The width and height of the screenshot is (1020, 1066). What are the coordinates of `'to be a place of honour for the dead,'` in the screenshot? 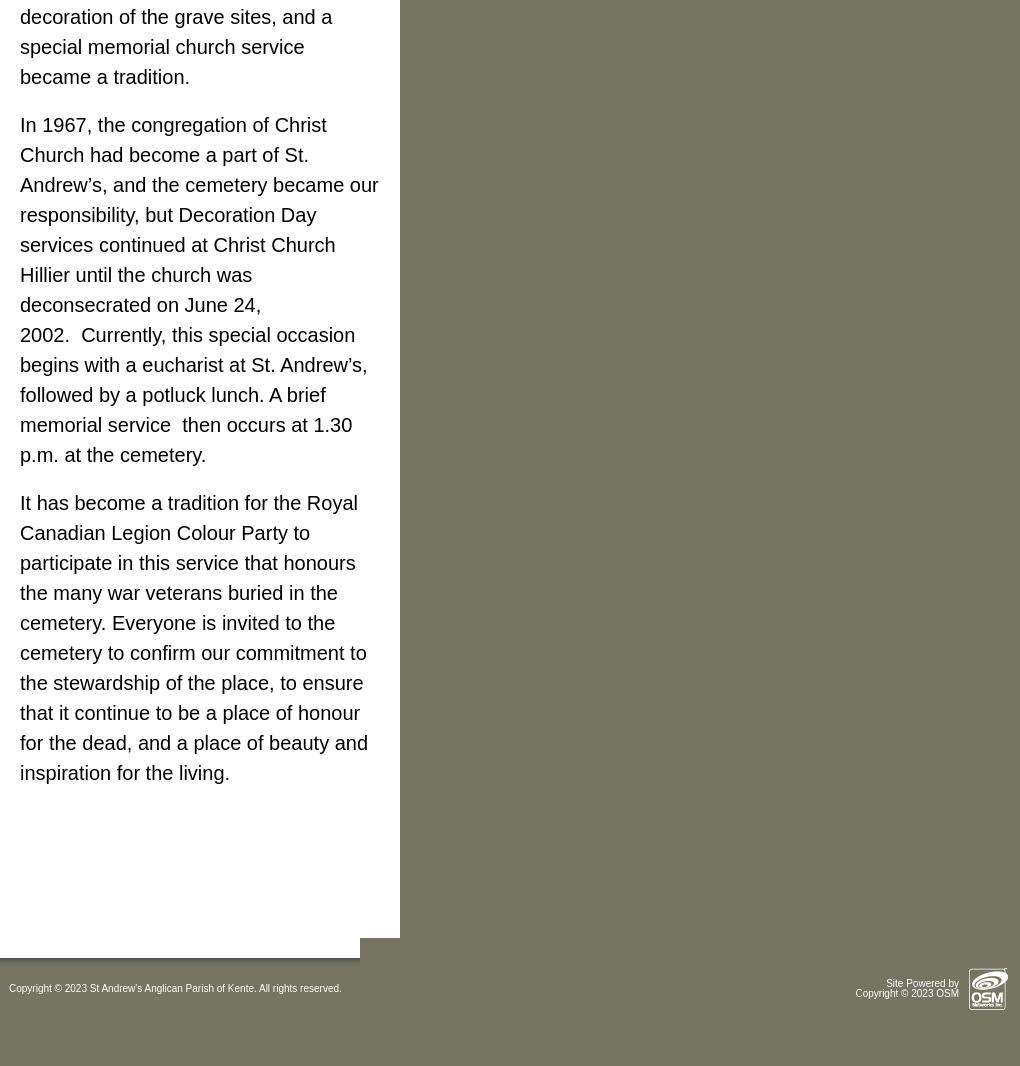 It's located at (18, 726).